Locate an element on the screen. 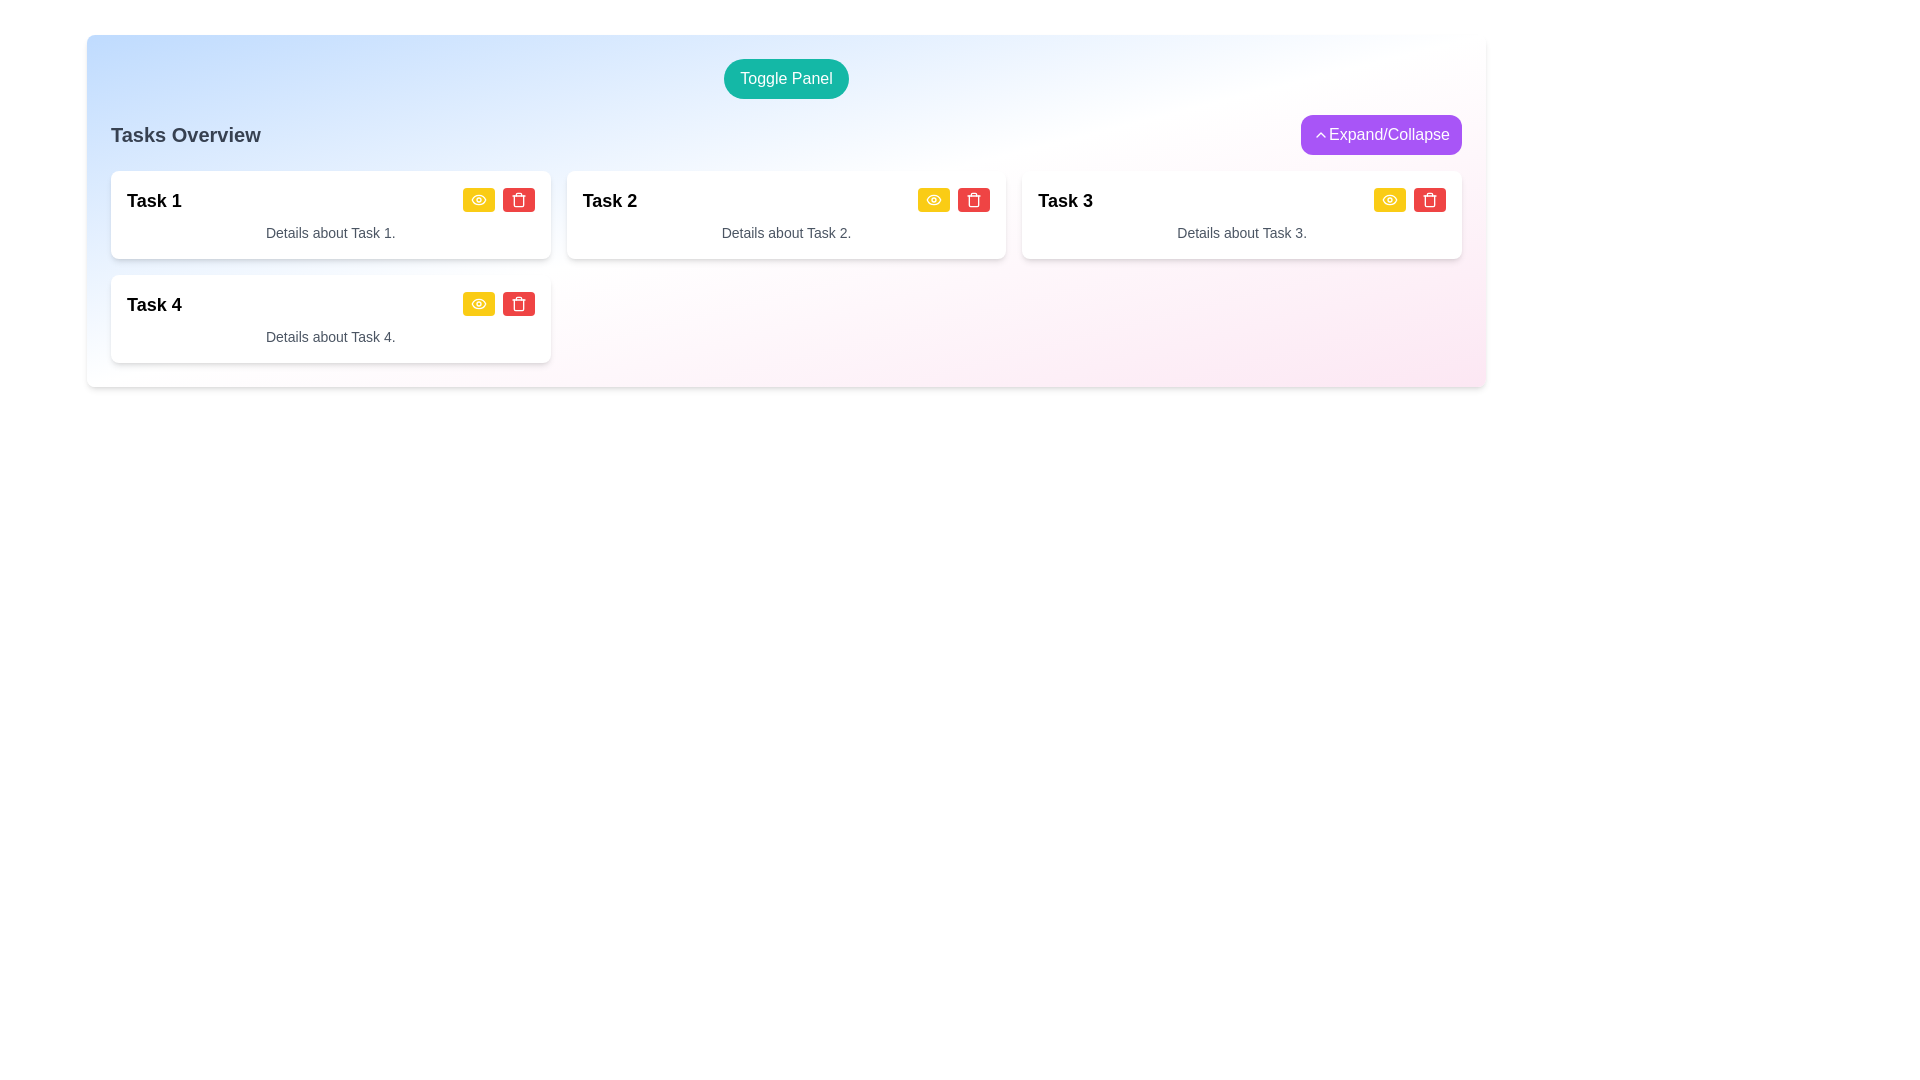  the text label 'Task 2', which is displayed in a bold font at the upper-left portion of the rectangular card, serving as the heading for the card is located at coordinates (608, 200).